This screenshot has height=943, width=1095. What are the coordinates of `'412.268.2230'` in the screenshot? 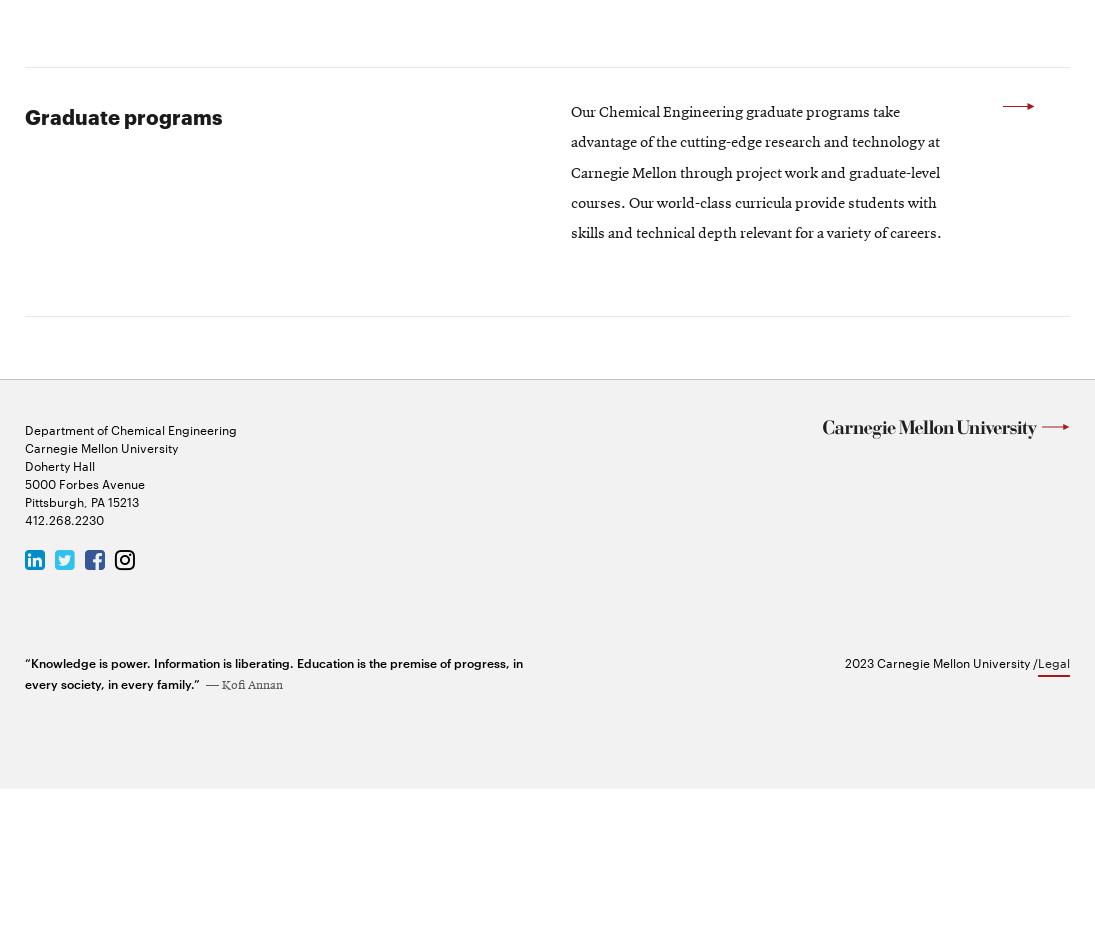 It's located at (63, 671).